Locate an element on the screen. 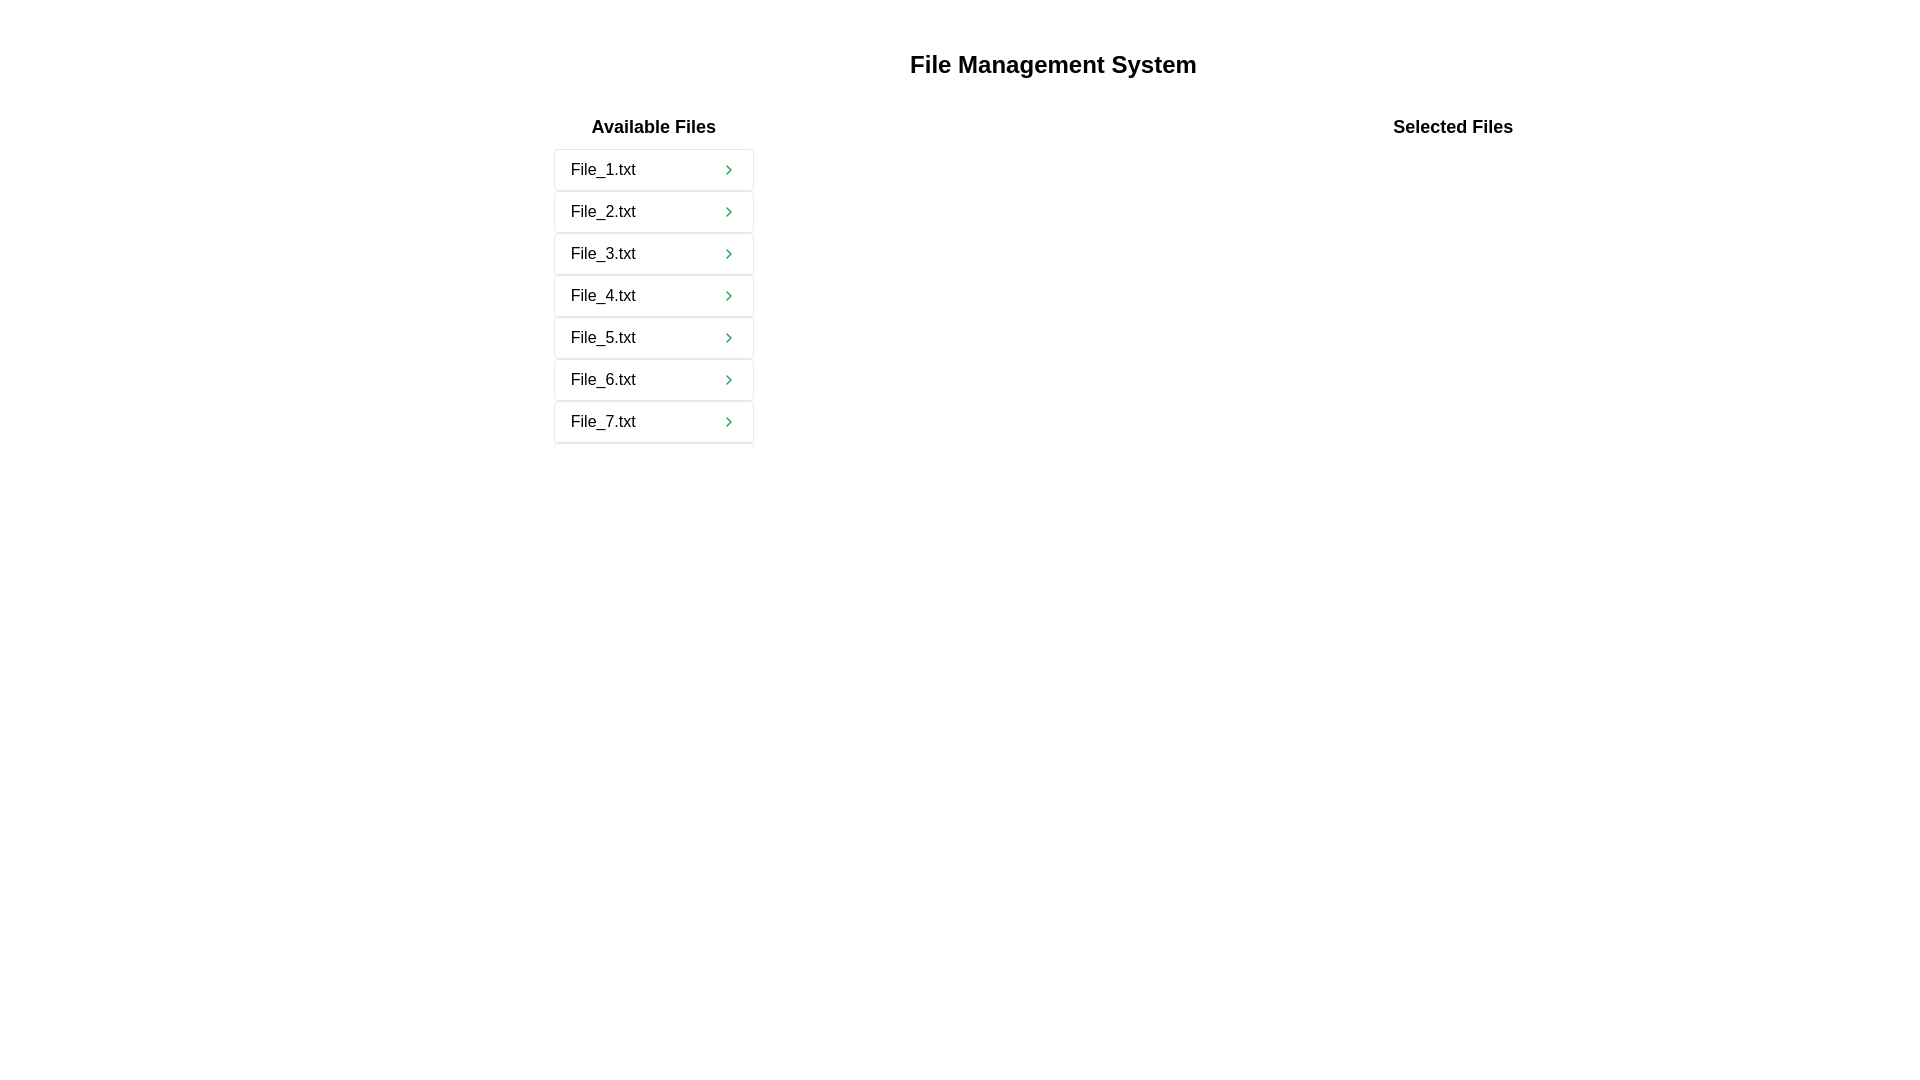 The height and width of the screenshot is (1080, 1920). the green right-pointing chevron icon button located to the right of 'File_1.txt' in the 'Available Files' list to observe any hover effect is located at coordinates (727, 168).